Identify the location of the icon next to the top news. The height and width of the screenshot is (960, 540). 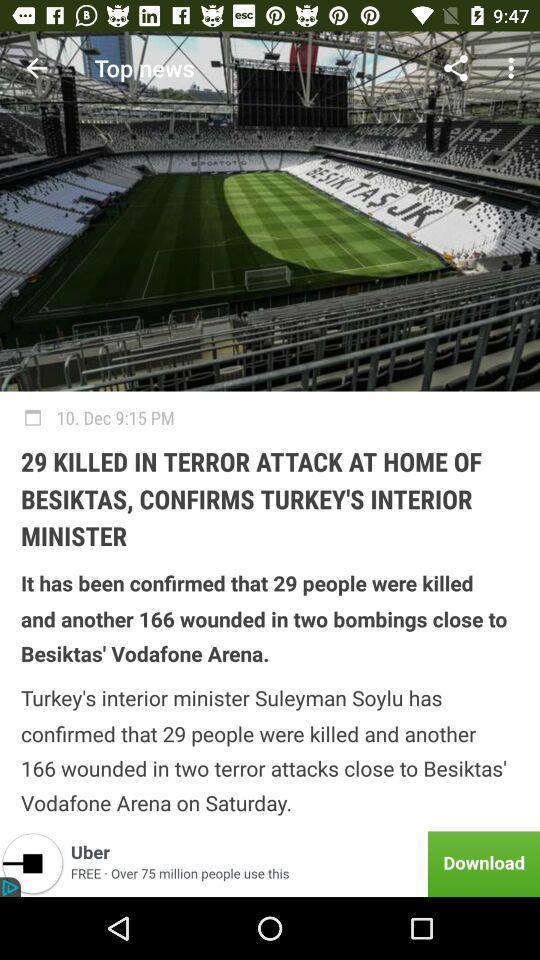
(455, 68).